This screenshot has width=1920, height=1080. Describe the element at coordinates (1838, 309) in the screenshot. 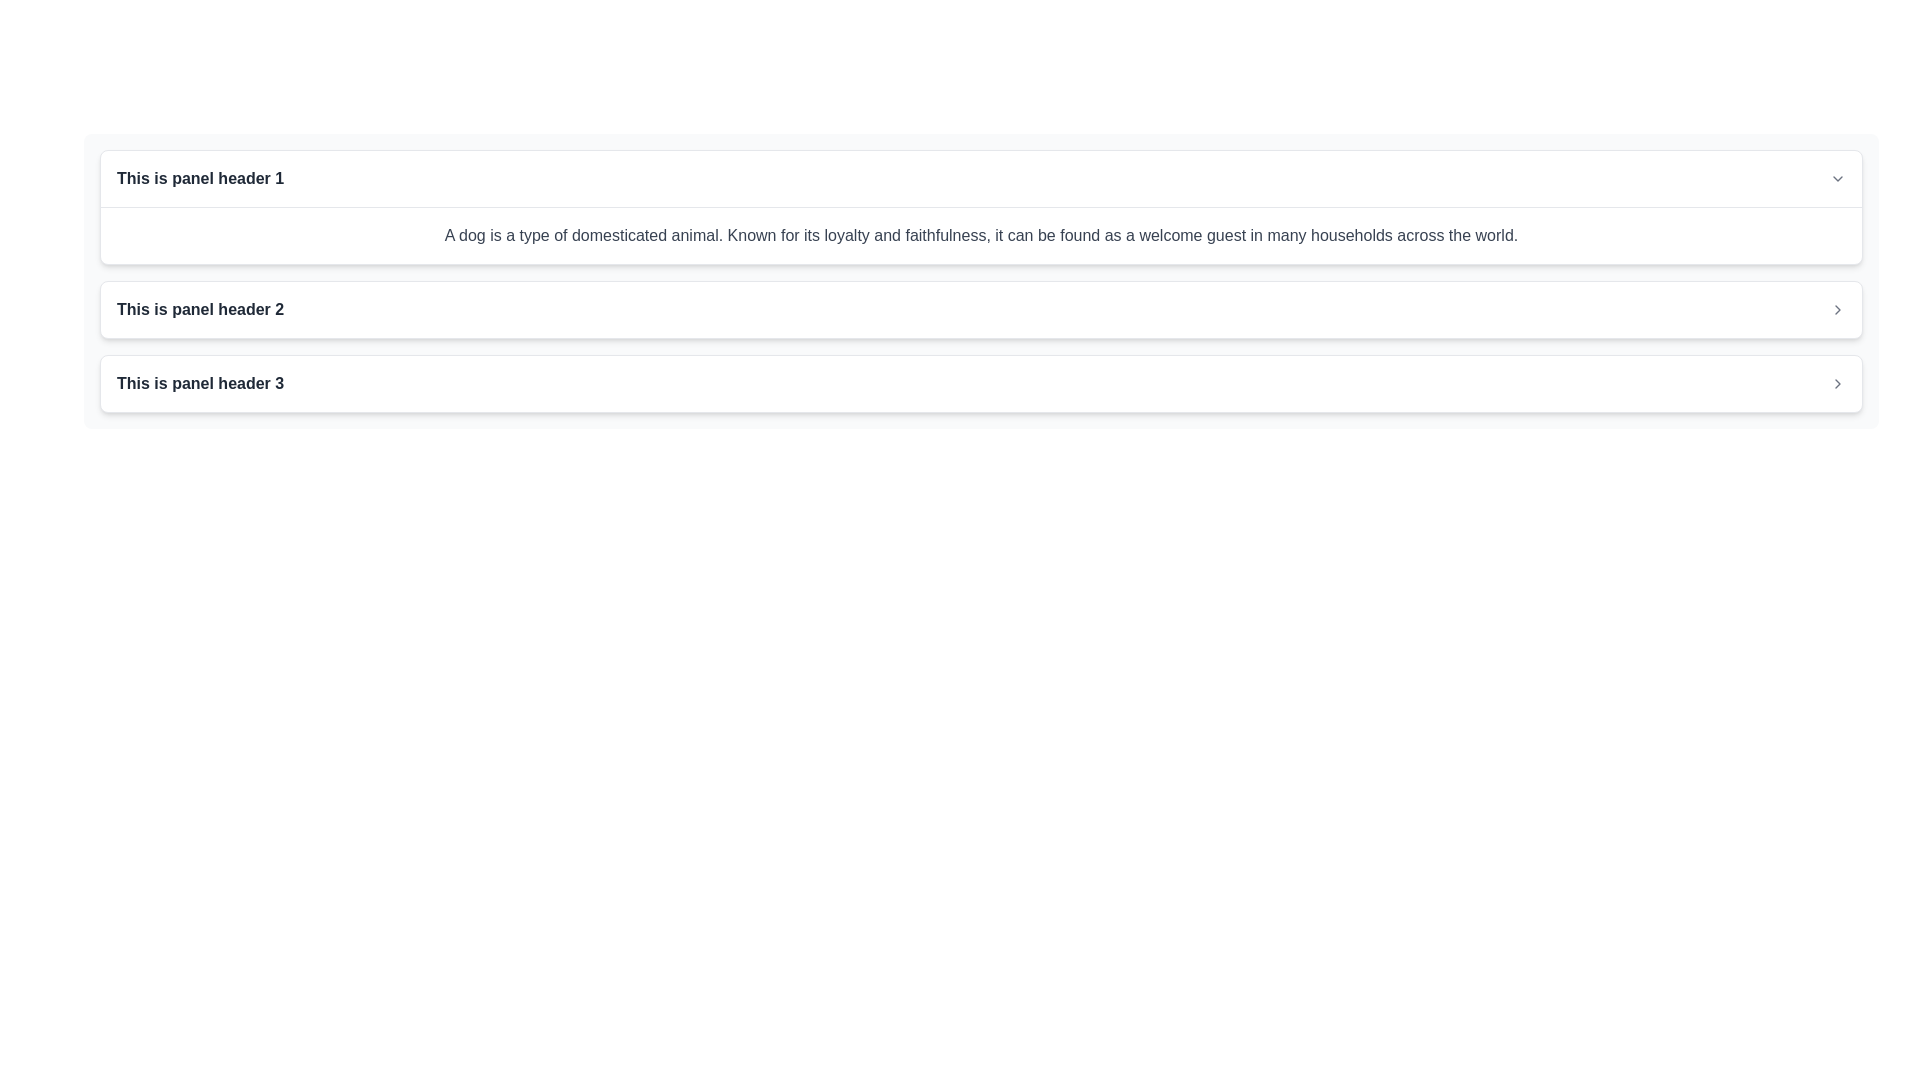

I see `the Chevron icon located in the top-right corner of the panel labeled 'This is panel header 2'` at that location.